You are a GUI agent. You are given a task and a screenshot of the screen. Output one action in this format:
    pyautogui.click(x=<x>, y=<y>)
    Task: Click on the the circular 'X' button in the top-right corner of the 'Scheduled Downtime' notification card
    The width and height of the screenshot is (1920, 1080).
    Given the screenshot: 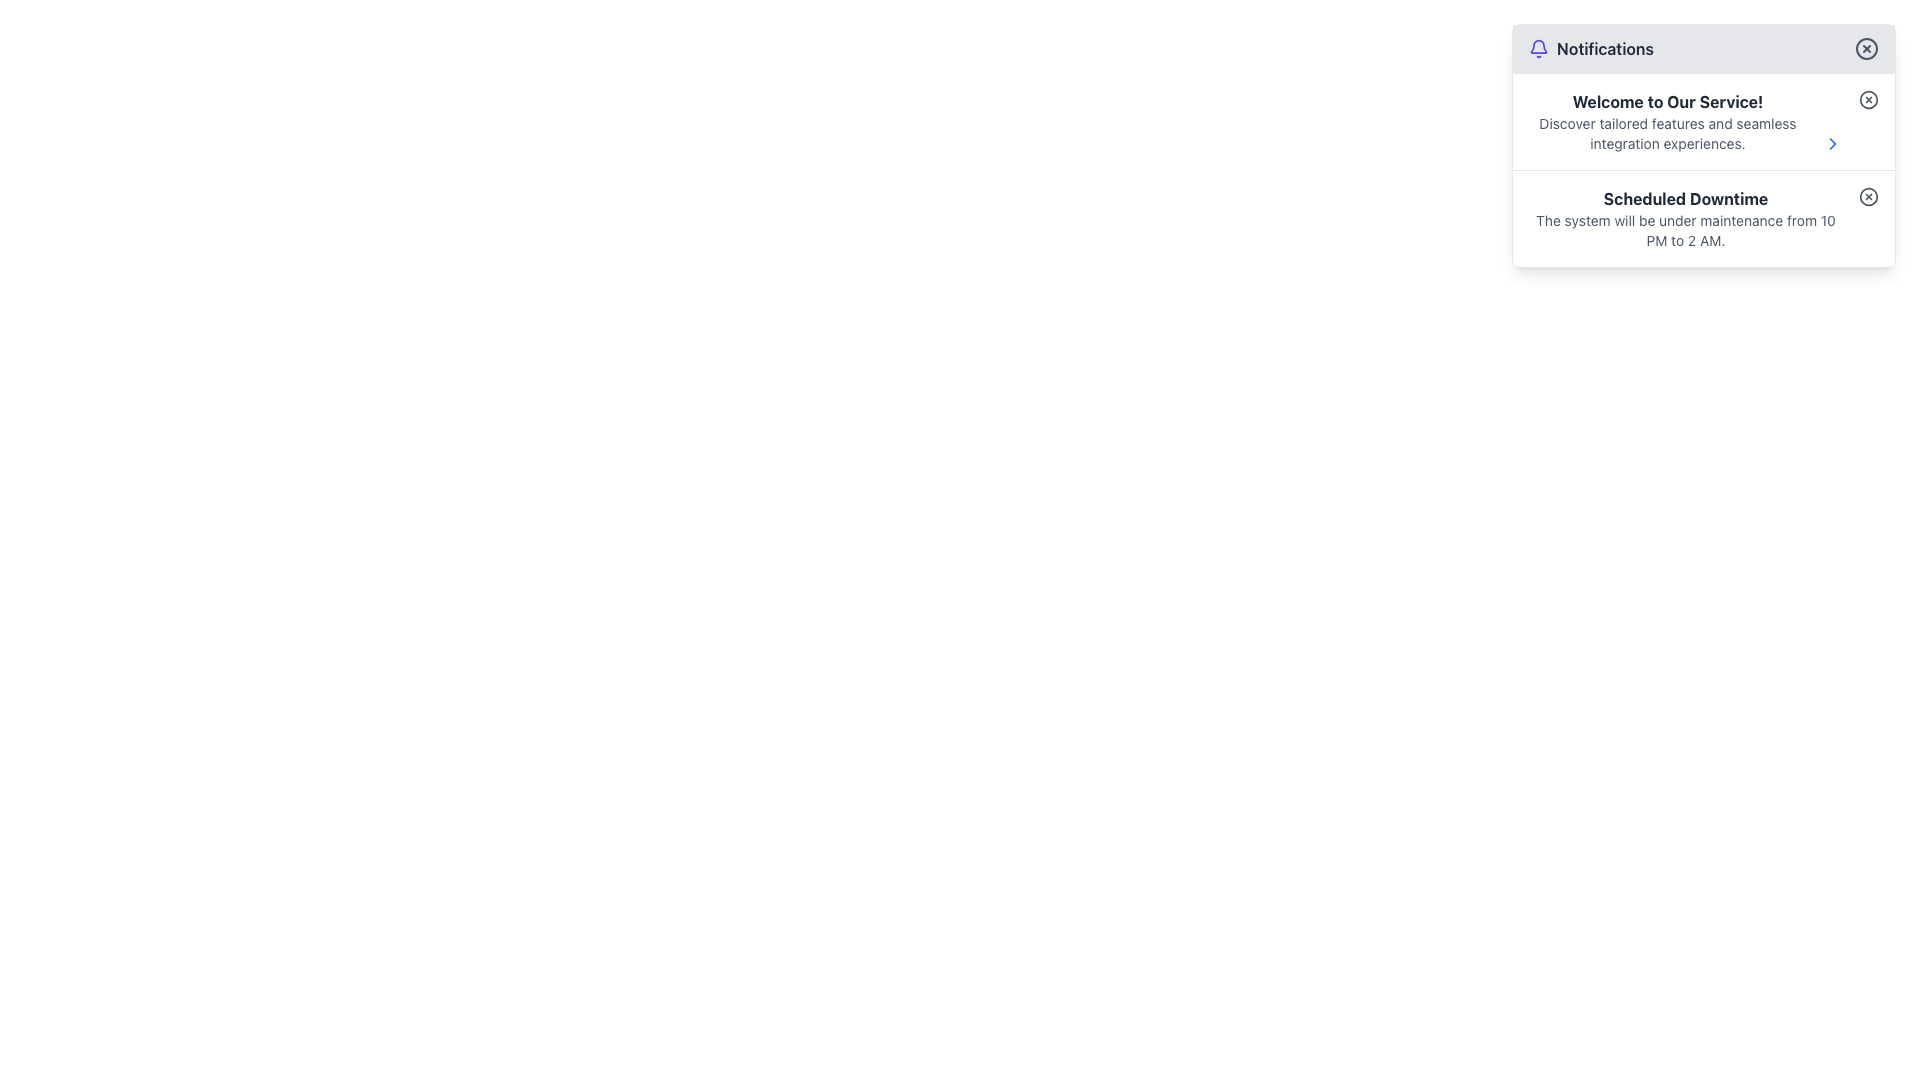 What is the action you would take?
    pyautogui.click(x=1867, y=196)
    